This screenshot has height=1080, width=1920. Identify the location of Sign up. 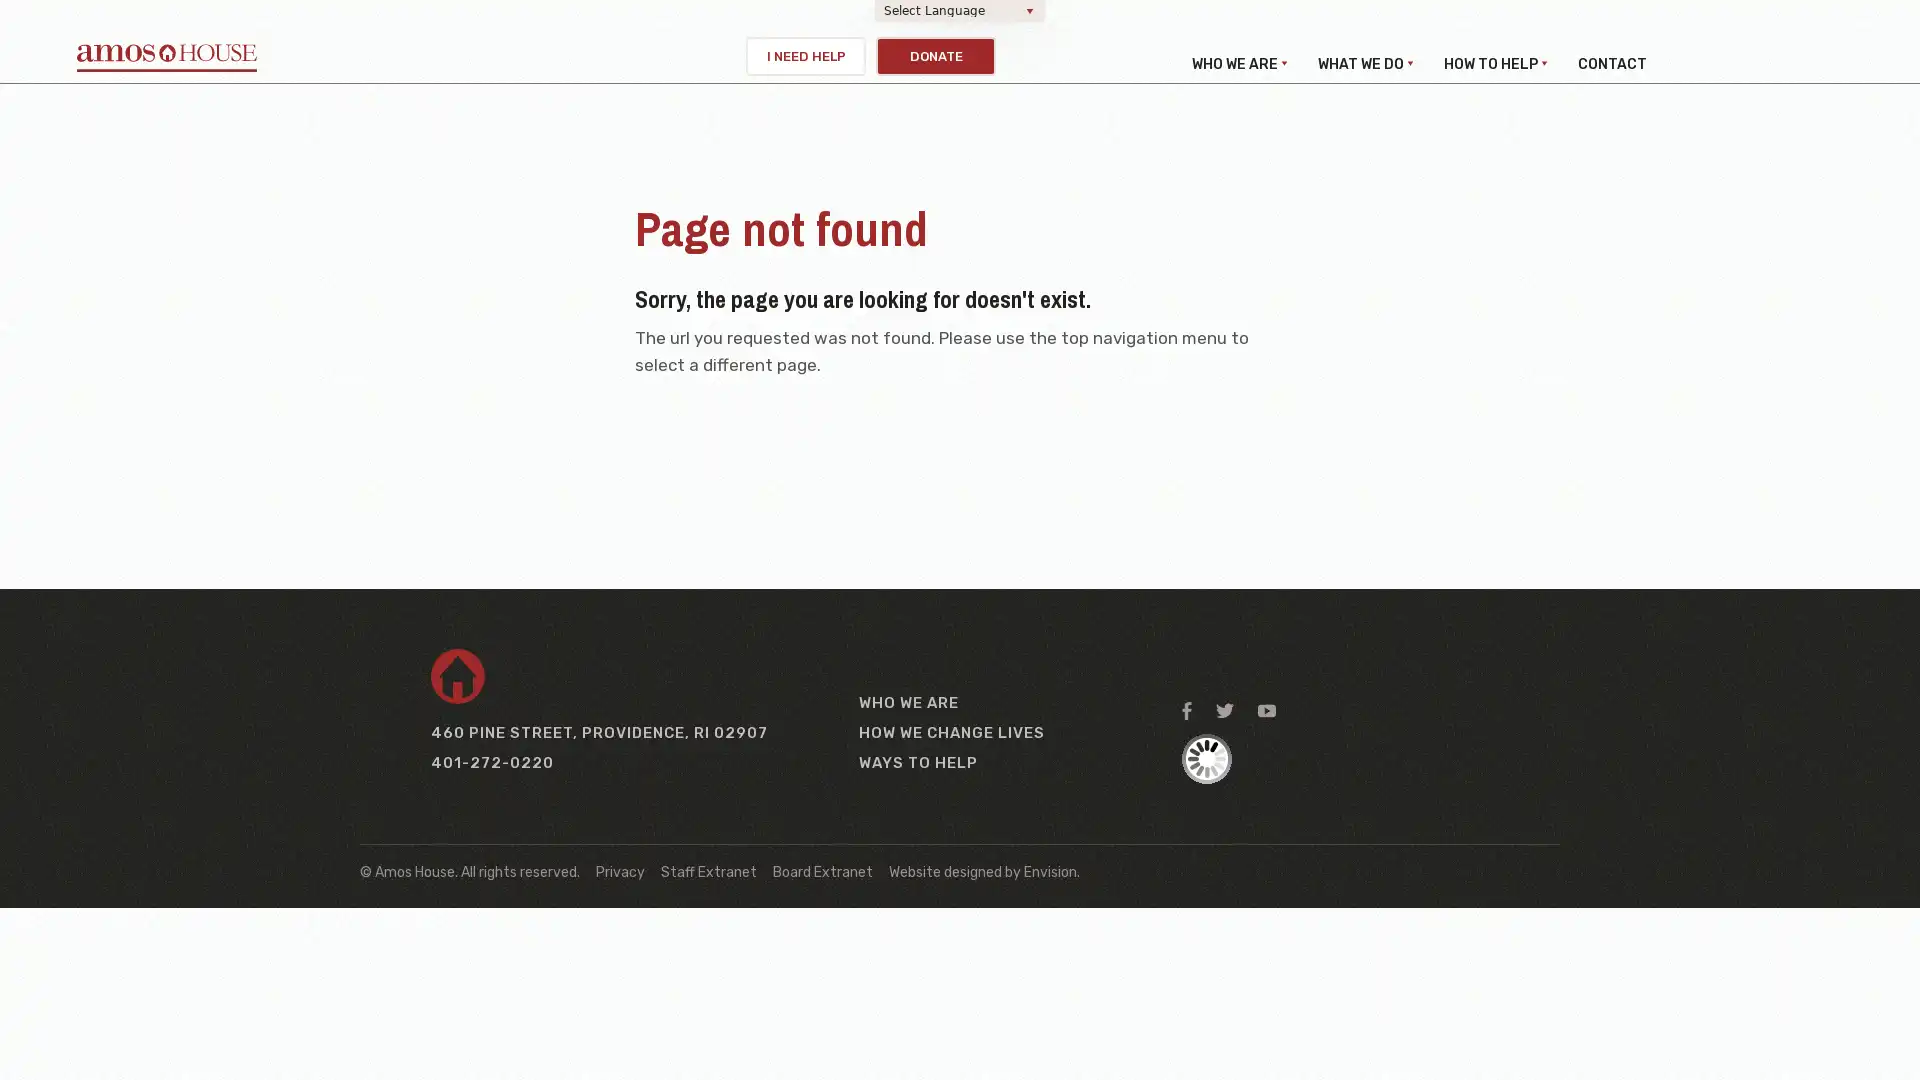
(1385, 805).